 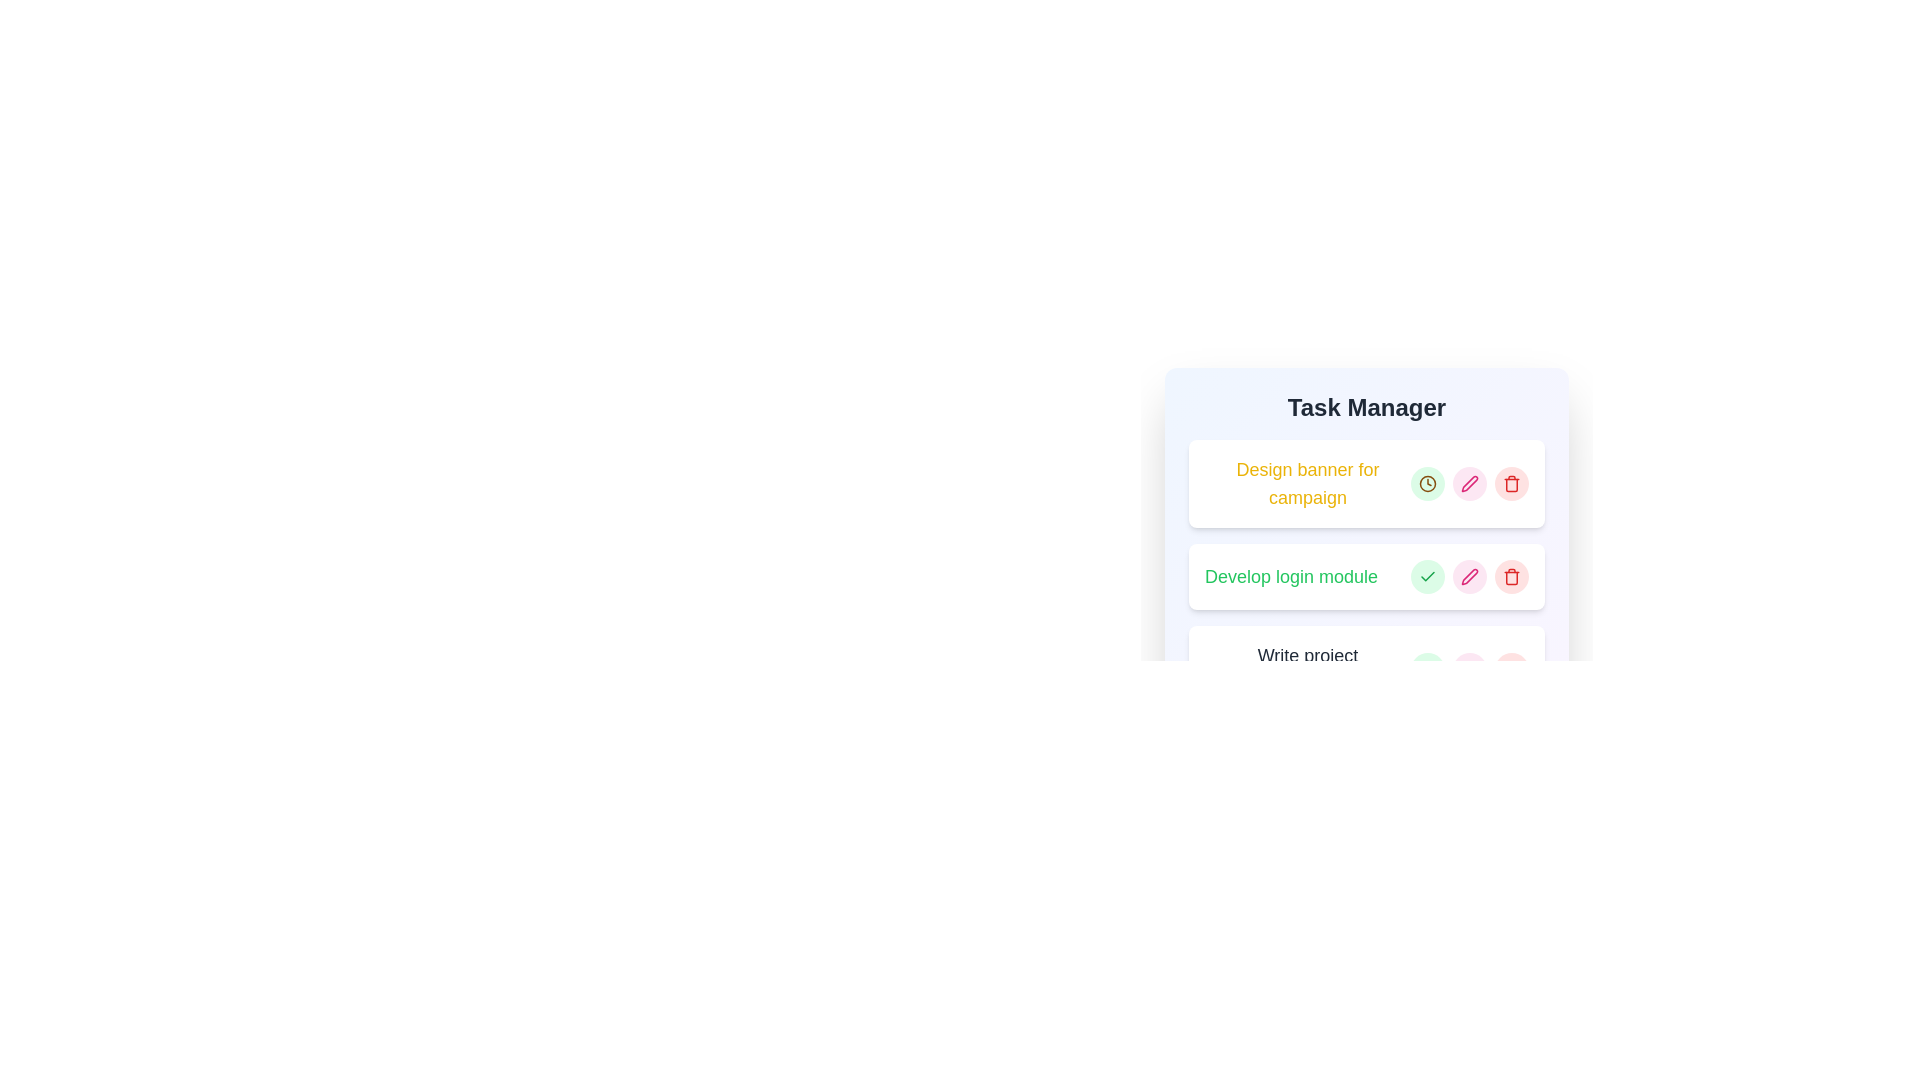 I want to click on the circular interactive button associated with the task 'Design banner for campaign' in the 'Task Manager' interface, so click(x=1427, y=483).